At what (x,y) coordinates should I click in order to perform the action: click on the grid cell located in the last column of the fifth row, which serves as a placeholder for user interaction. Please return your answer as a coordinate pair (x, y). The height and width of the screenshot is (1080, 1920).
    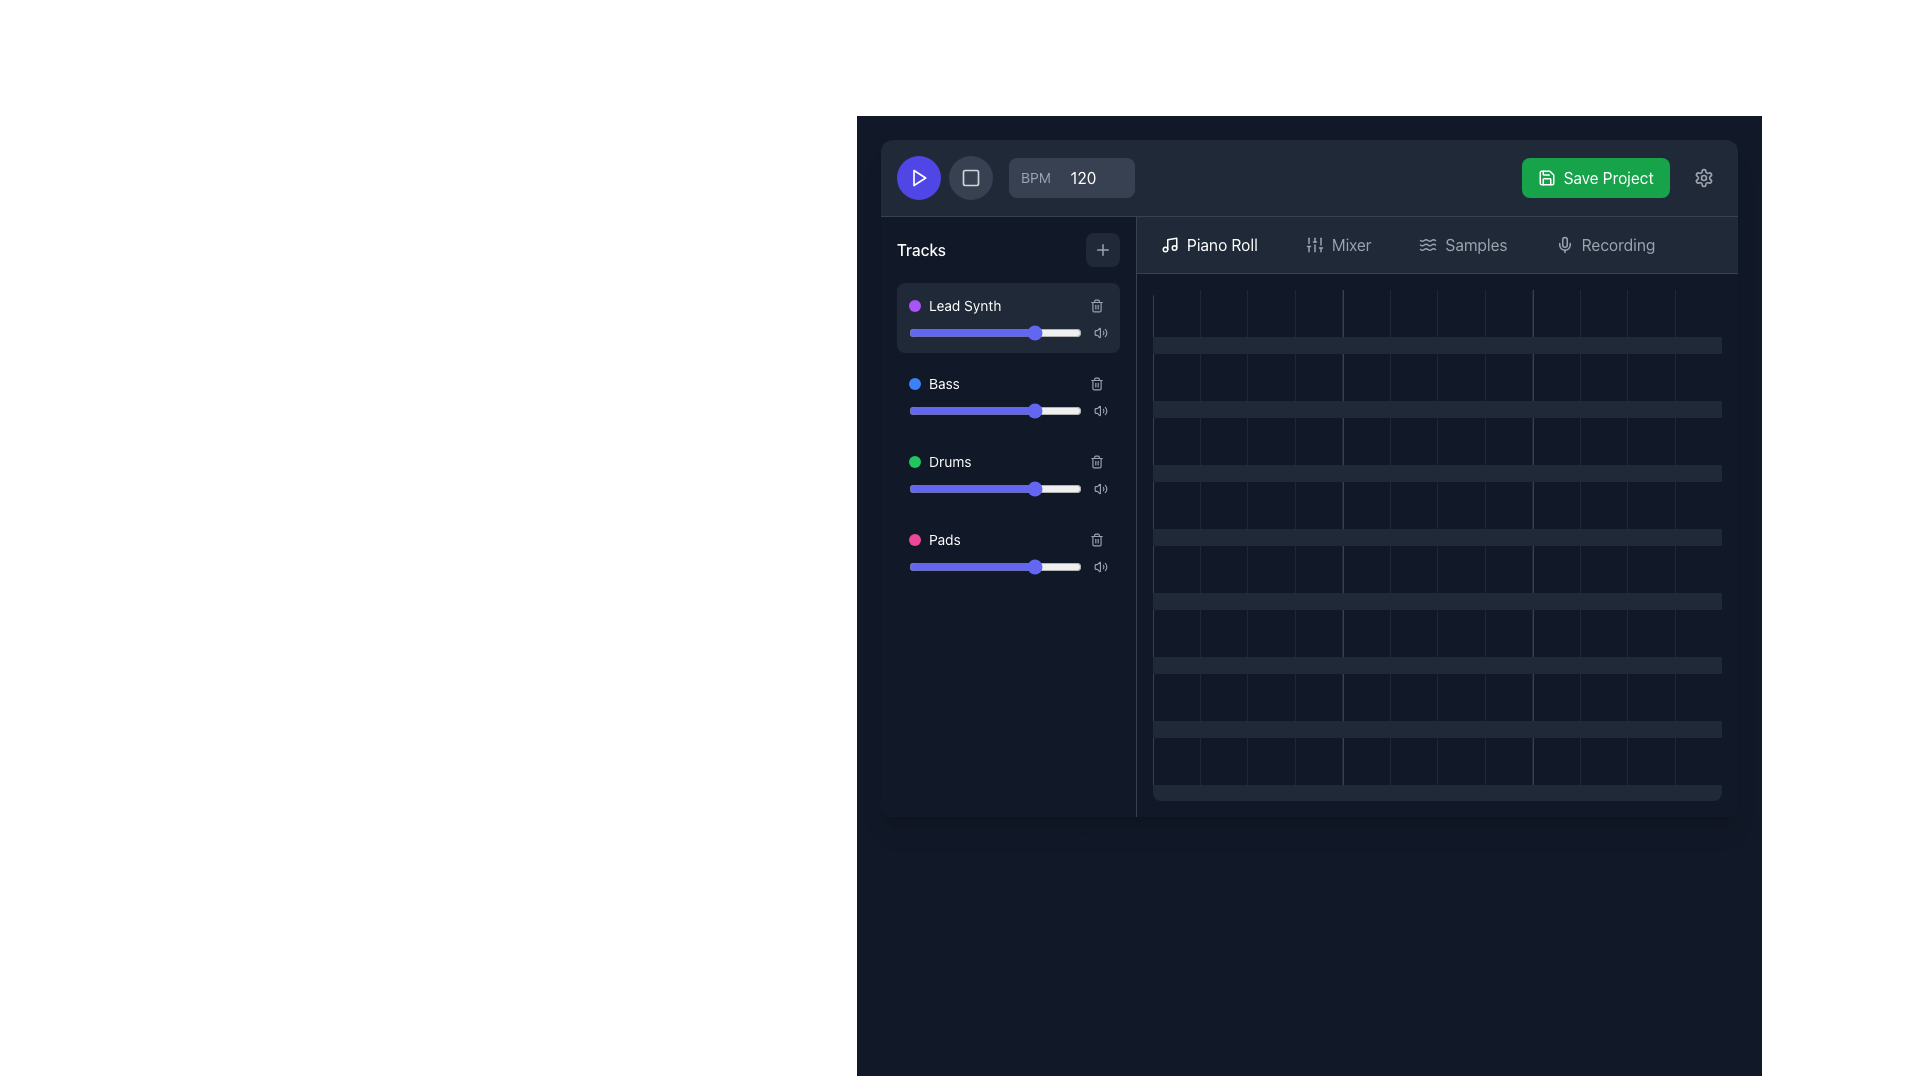
    Looking at the image, I should click on (1697, 569).